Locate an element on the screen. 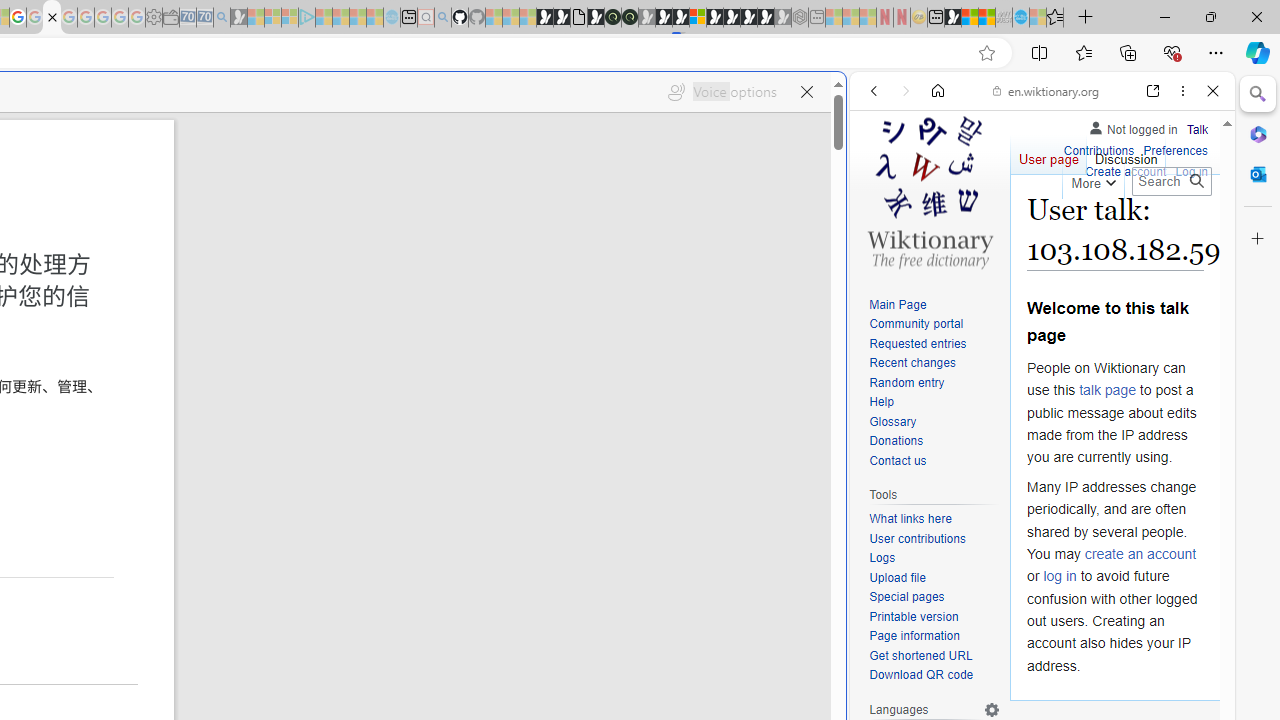 This screenshot has height=720, width=1280. 'Log in' is located at coordinates (1191, 171).